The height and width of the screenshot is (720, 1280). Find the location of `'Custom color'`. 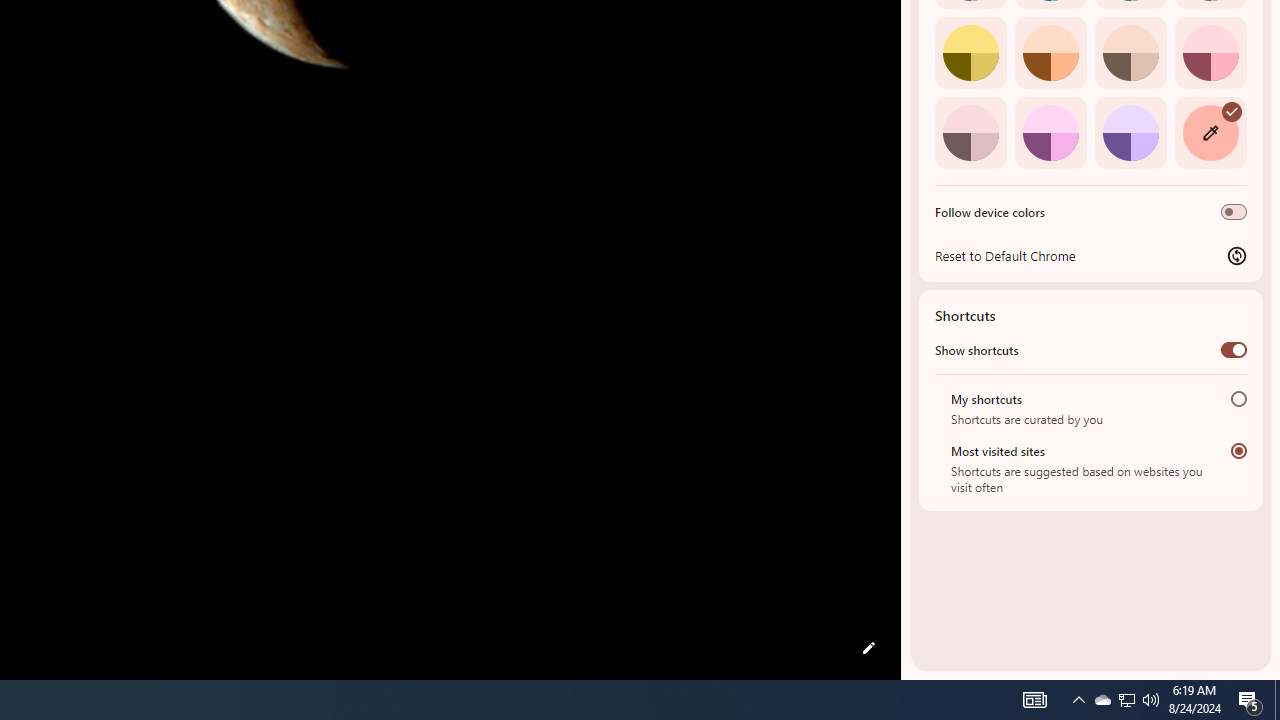

'Custom color' is located at coordinates (1209, 132).